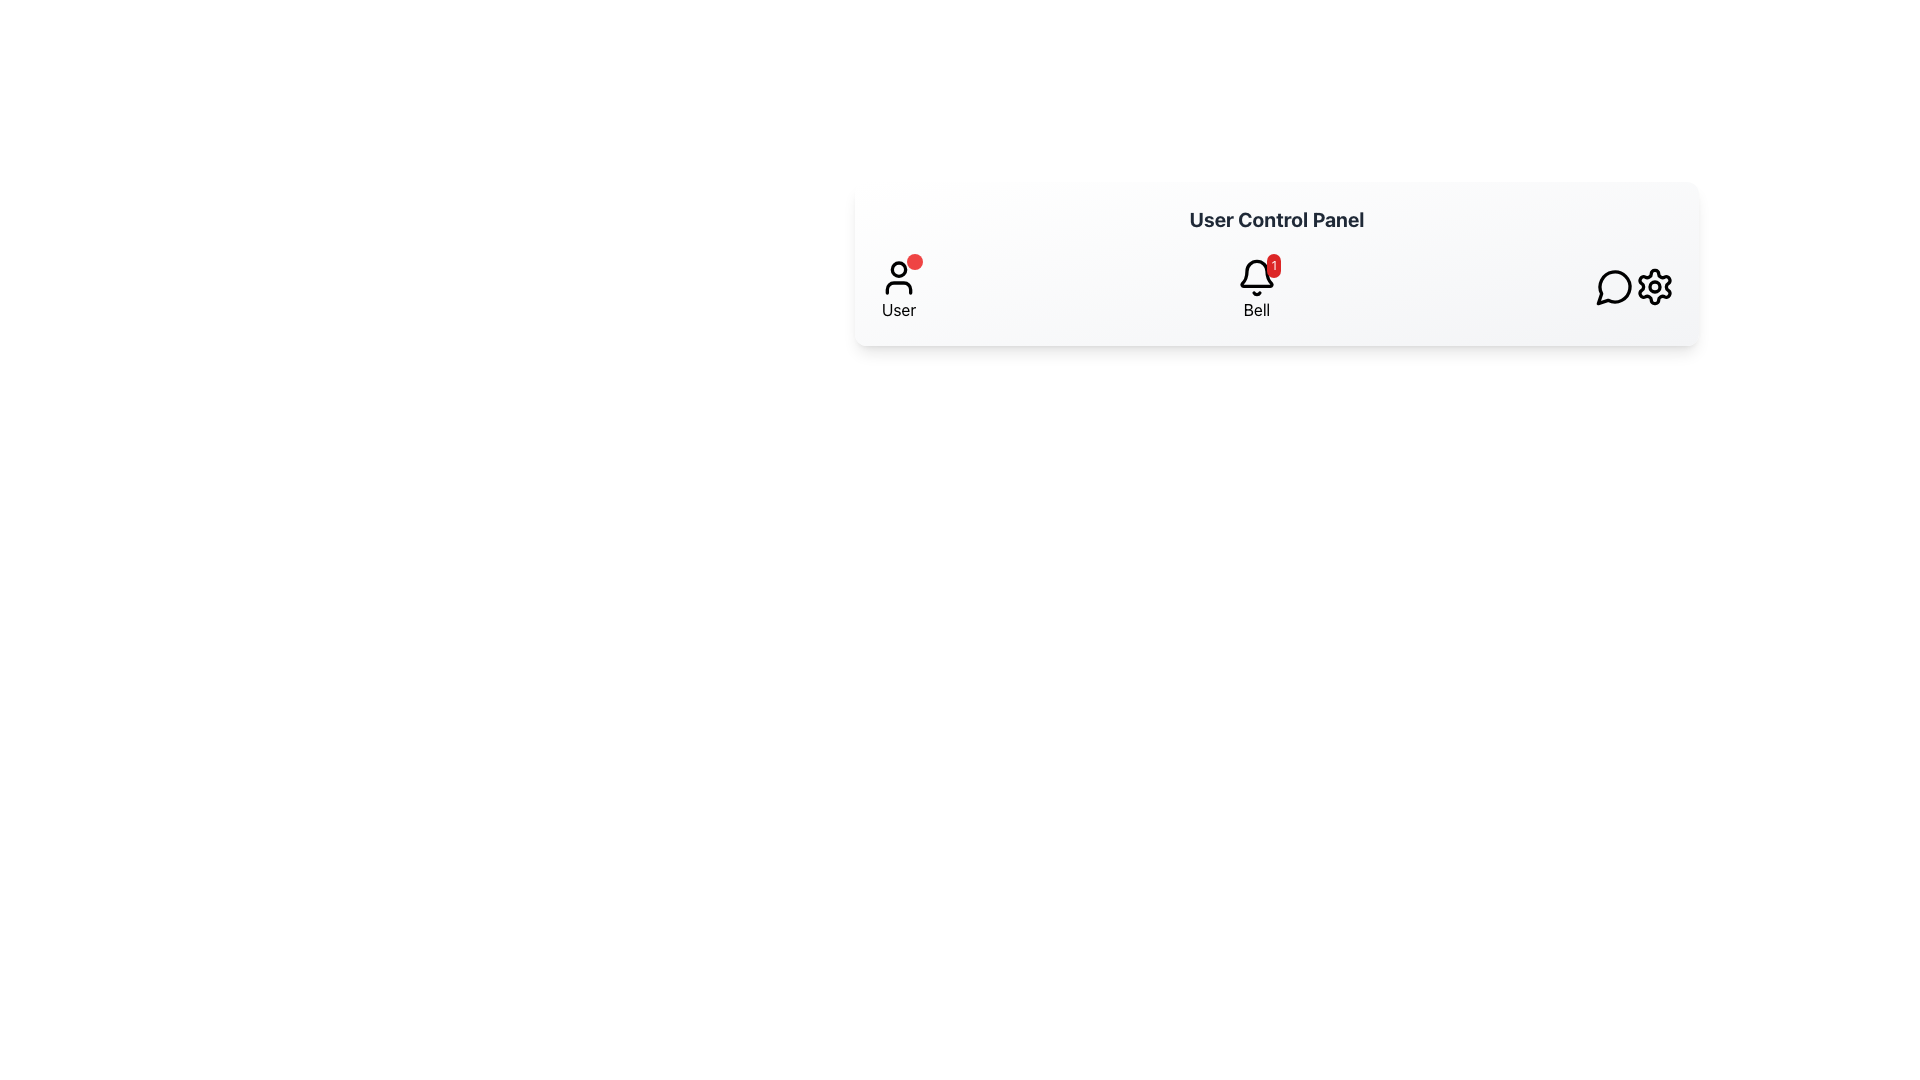 The image size is (1920, 1080). Describe the element at coordinates (897, 289) in the screenshot. I see `the user profile icon labeled 'User'` at that location.